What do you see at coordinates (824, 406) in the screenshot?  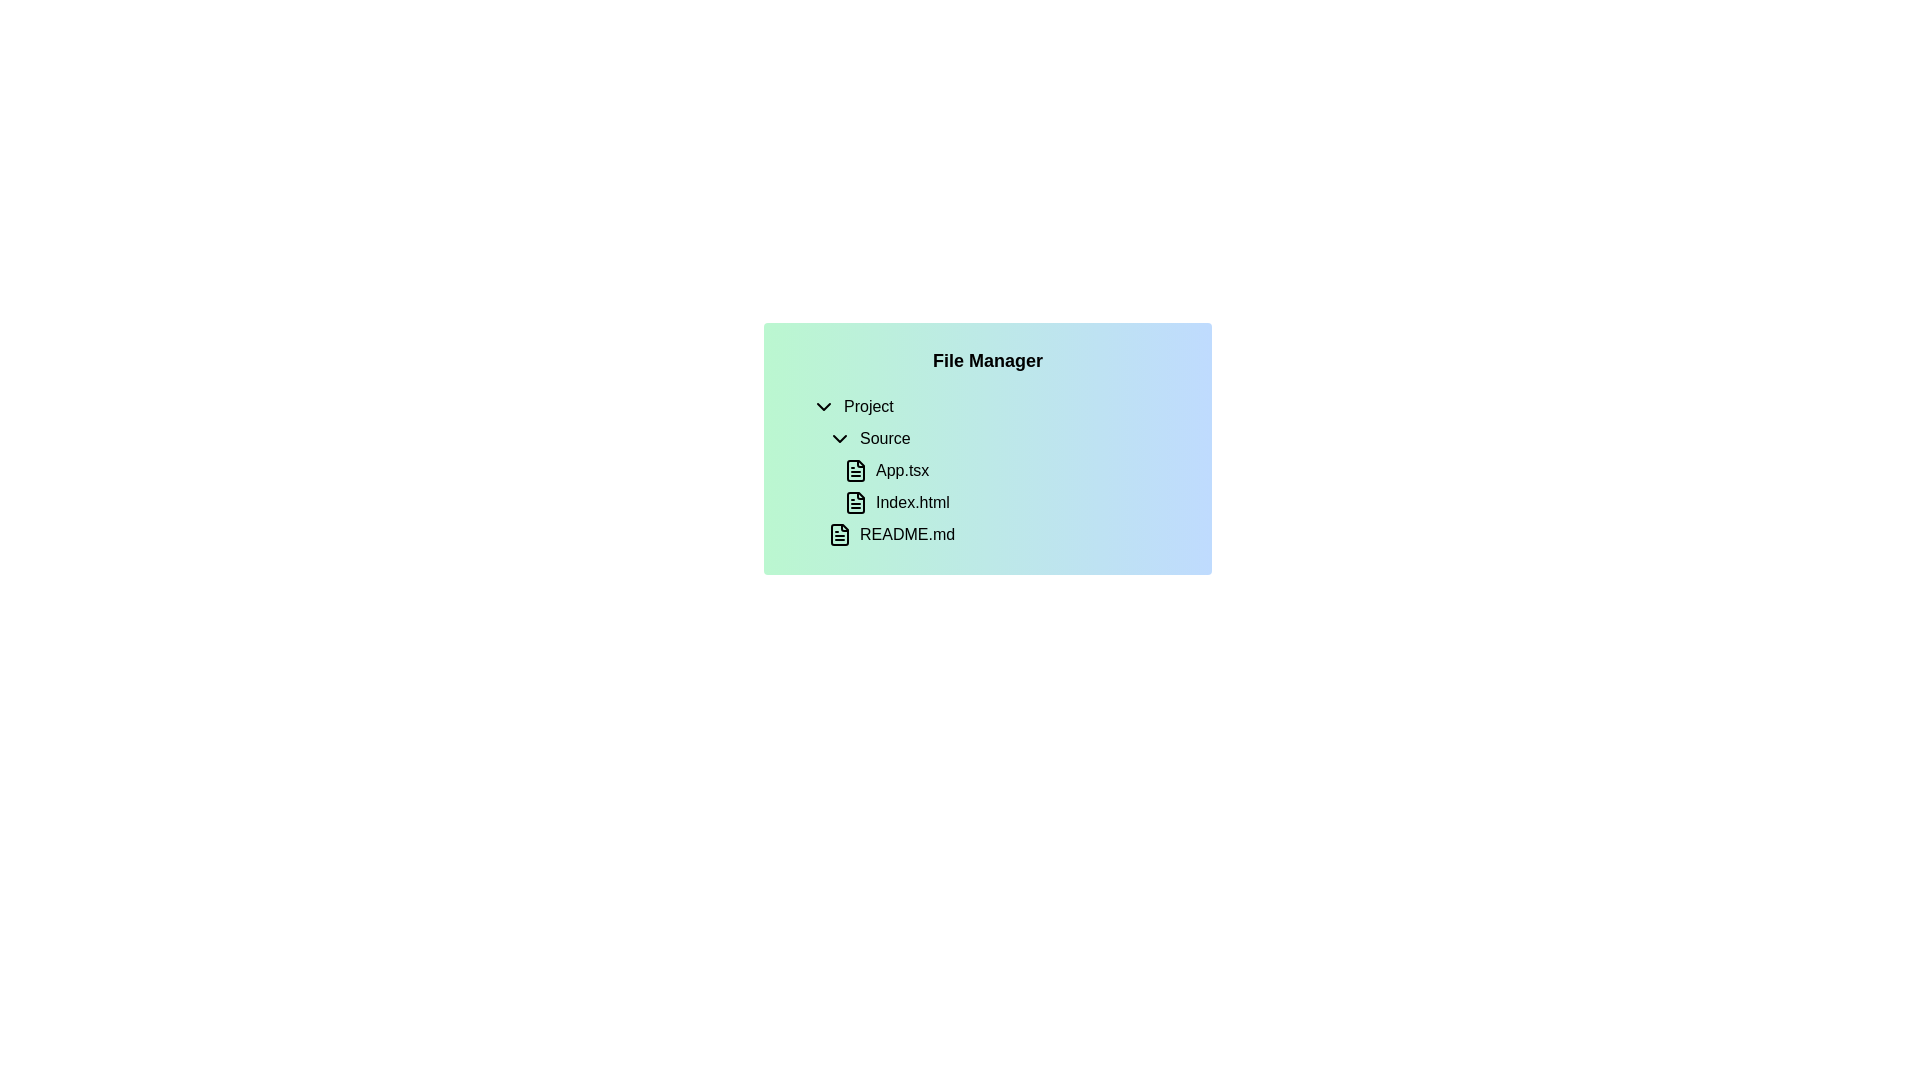 I see `the downward-facing chevron icon` at bounding box center [824, 406].